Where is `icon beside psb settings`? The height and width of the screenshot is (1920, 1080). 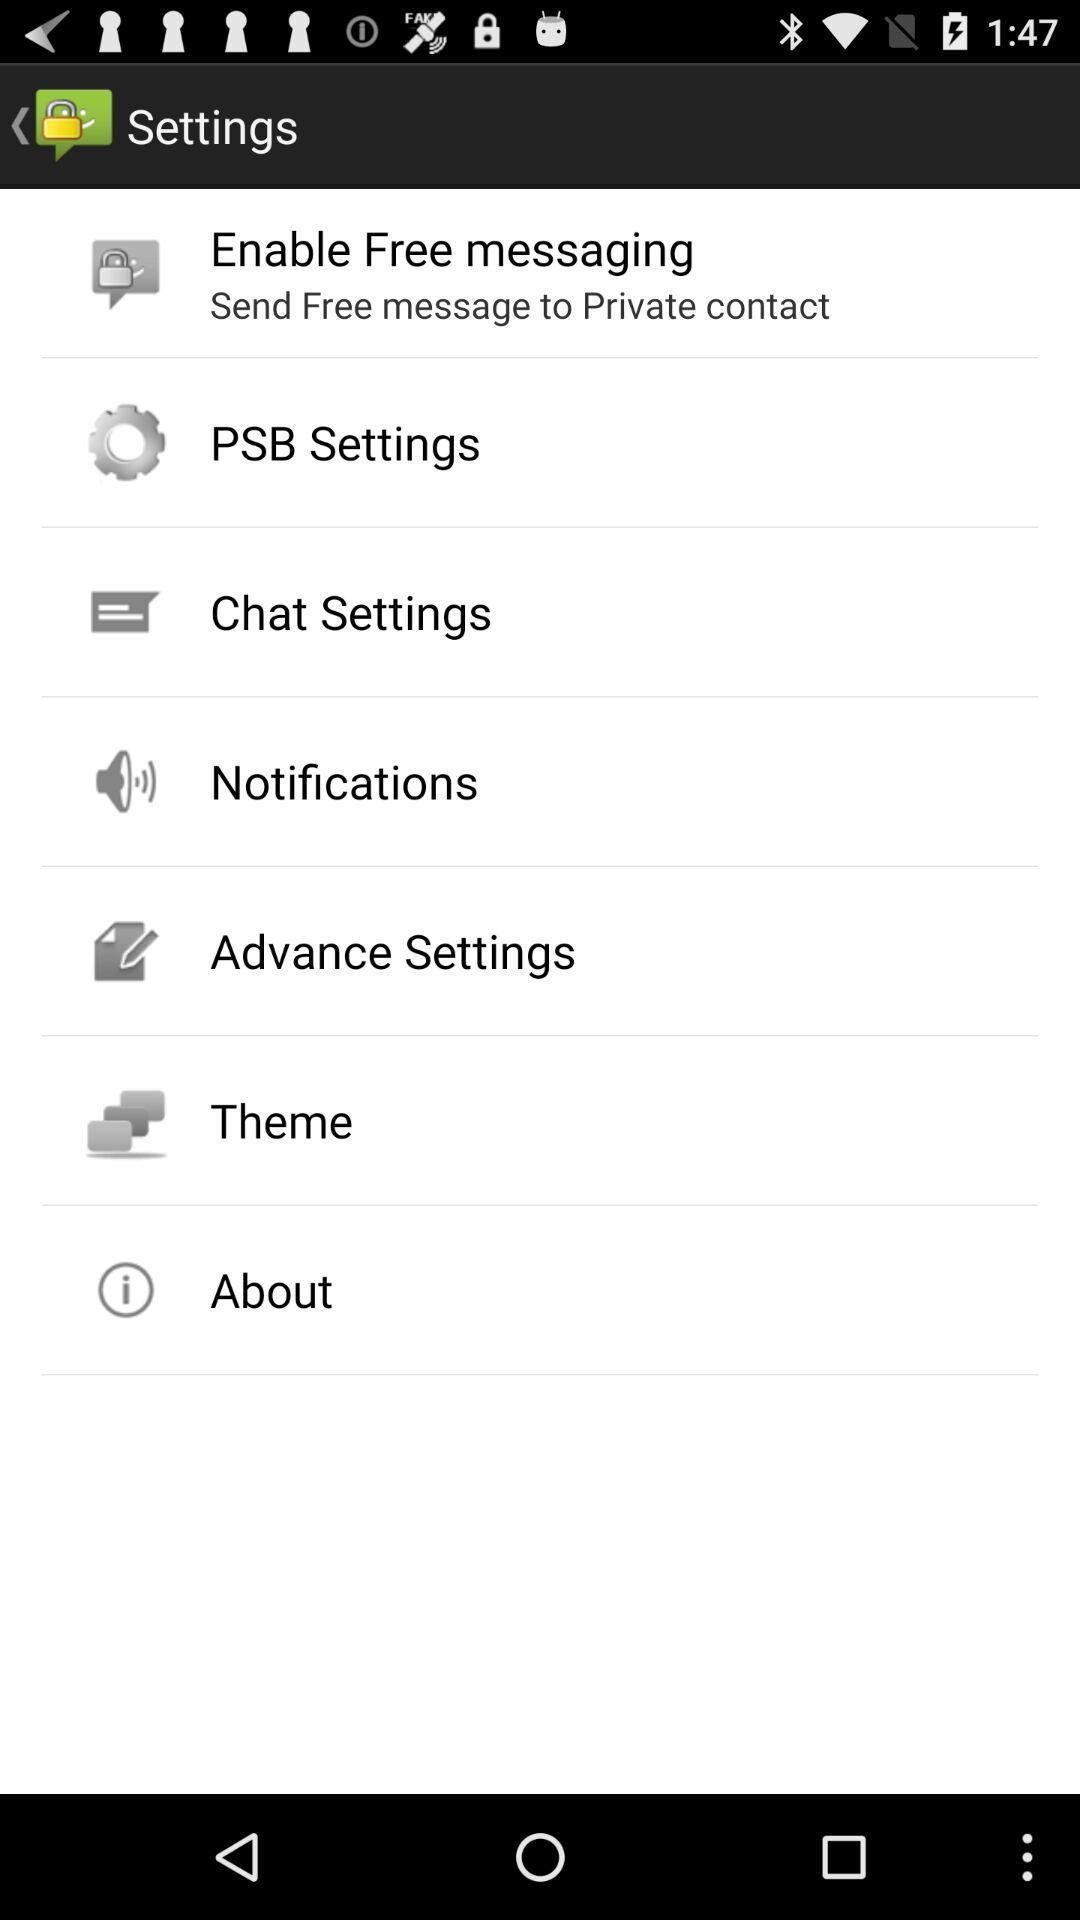
icon beside psb settings is located at coordinates (126, 441).